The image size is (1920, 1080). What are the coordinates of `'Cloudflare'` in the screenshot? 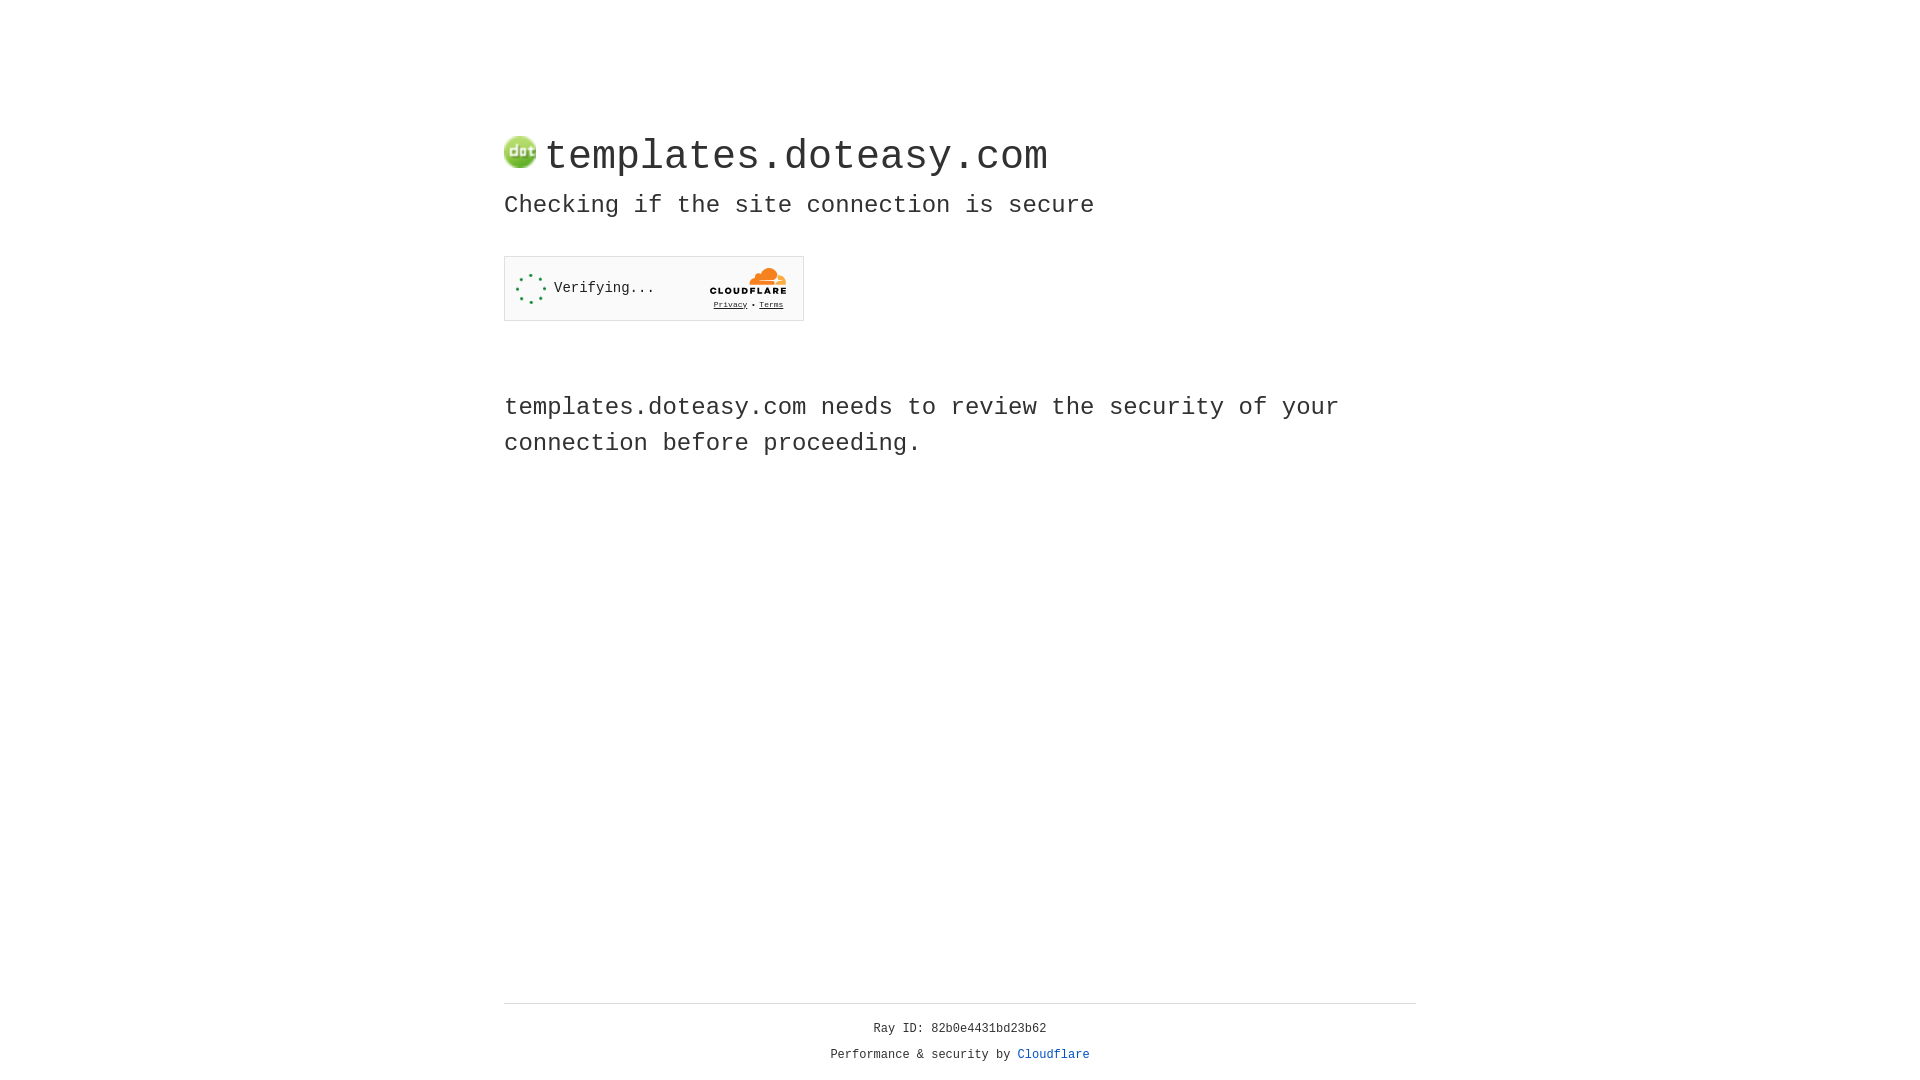 It's located at (1053, 1054).